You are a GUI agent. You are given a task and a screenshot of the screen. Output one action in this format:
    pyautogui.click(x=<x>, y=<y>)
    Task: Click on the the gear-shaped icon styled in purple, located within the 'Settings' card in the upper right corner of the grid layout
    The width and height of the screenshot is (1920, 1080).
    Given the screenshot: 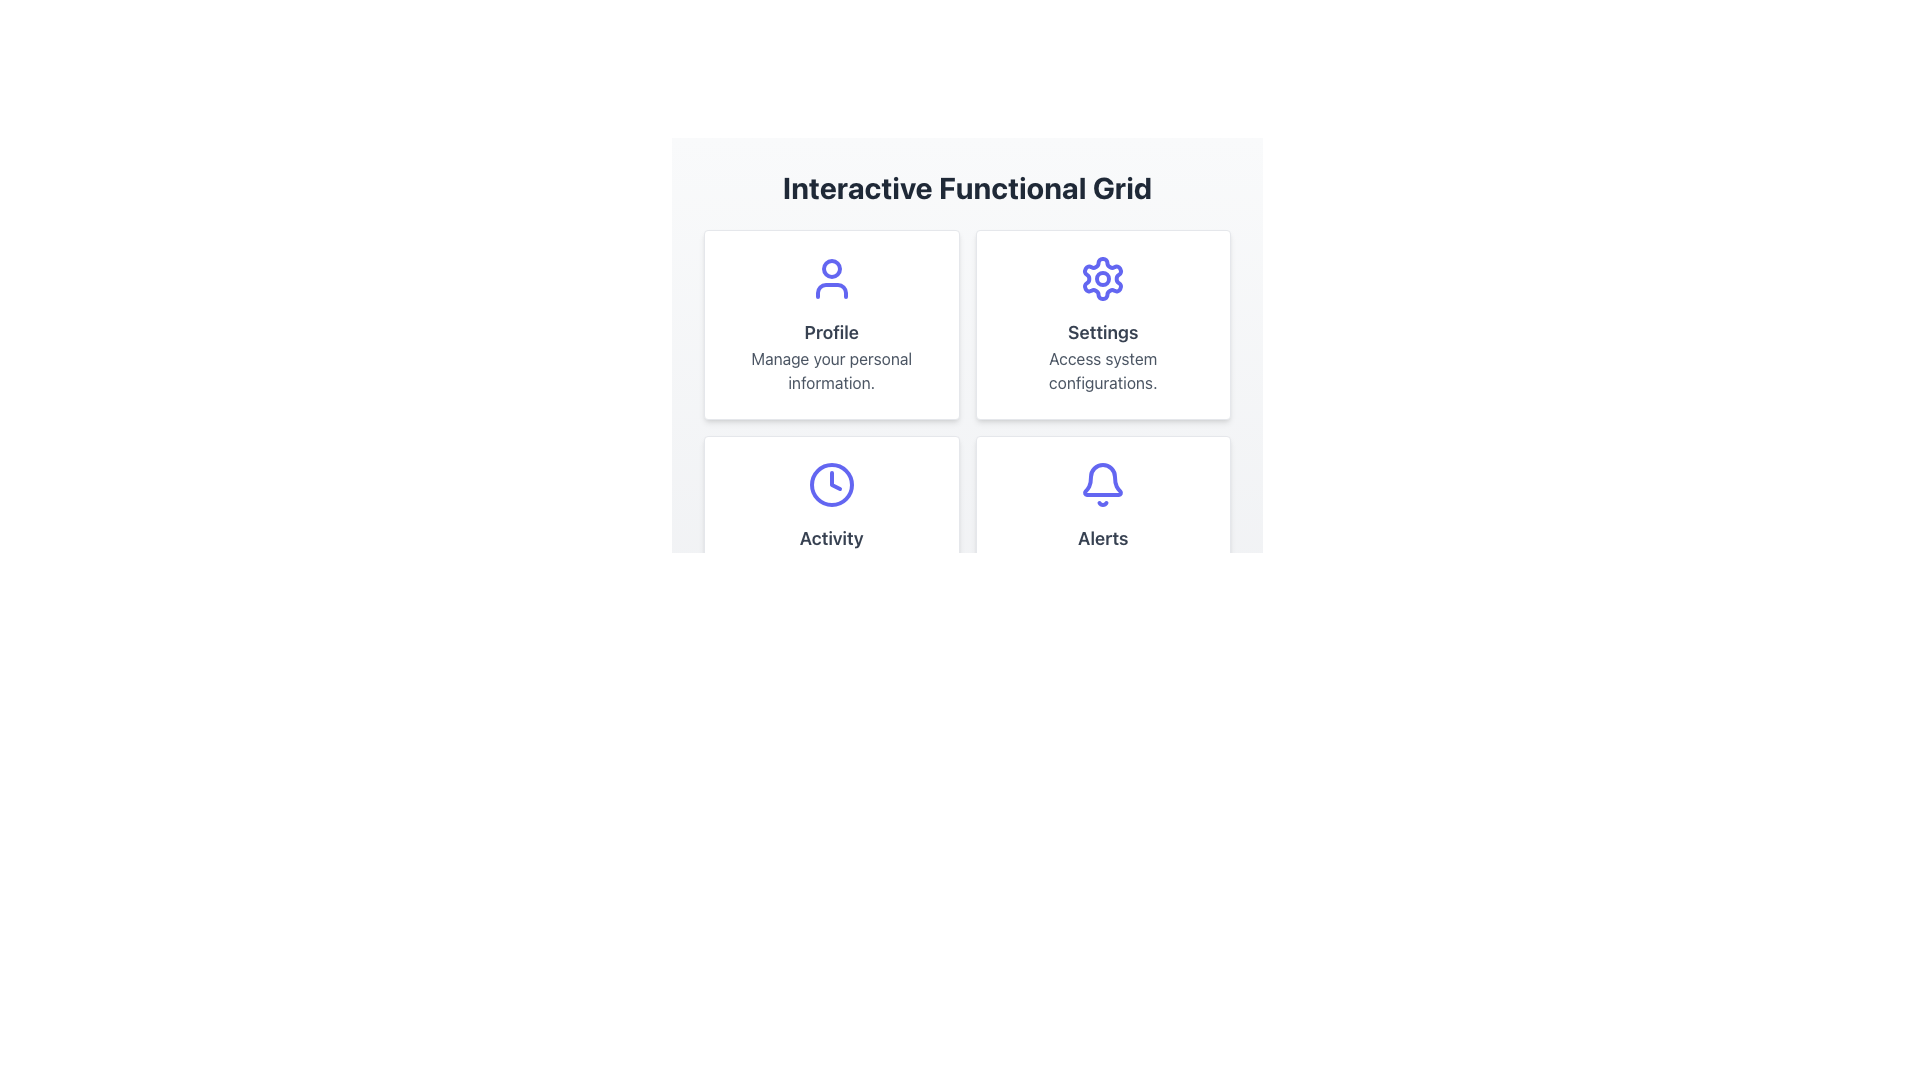 What is the action you would take?
    pyautogui.click(x=1102, y=278)
    